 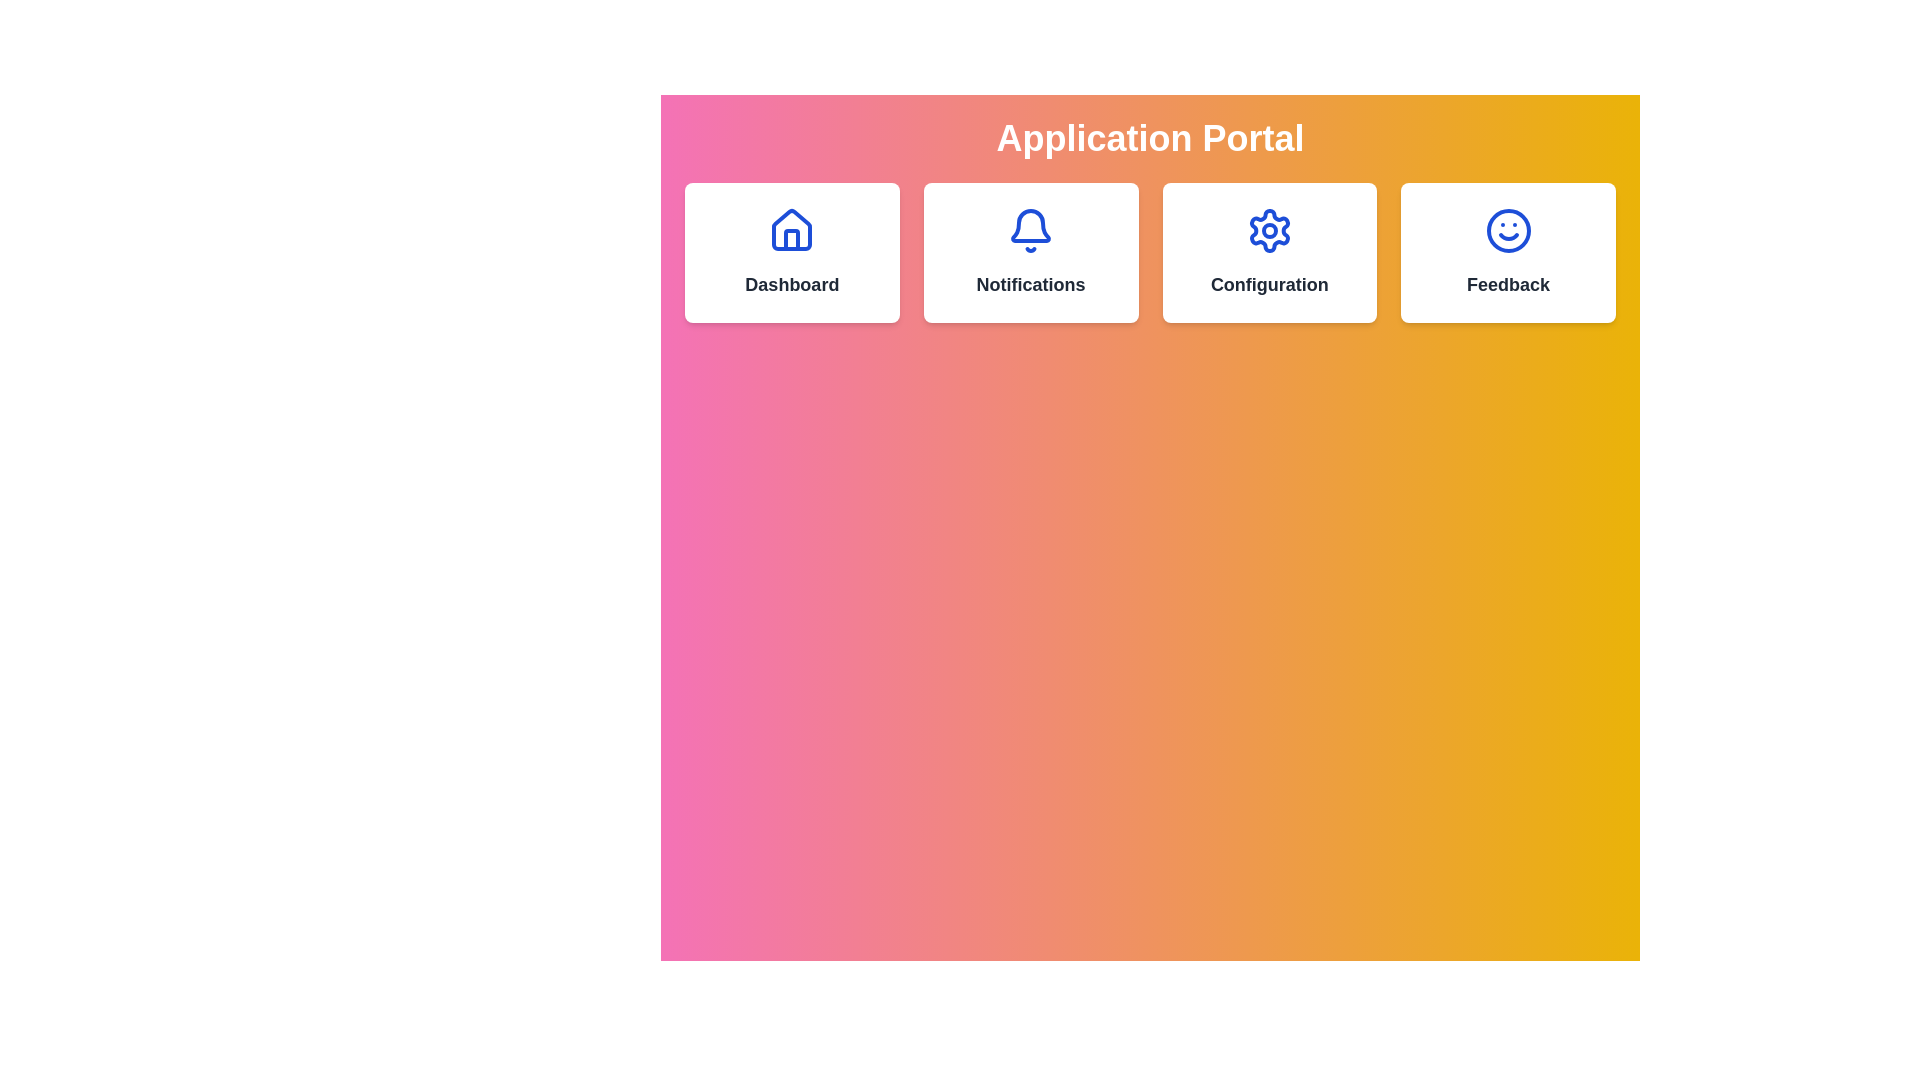 What do you see at coordinates (791, 238) in the screenshot?
I see `the house icon within the 'Dashboard' button located in the top-left section of the interface` at bounding box center [791, 238].